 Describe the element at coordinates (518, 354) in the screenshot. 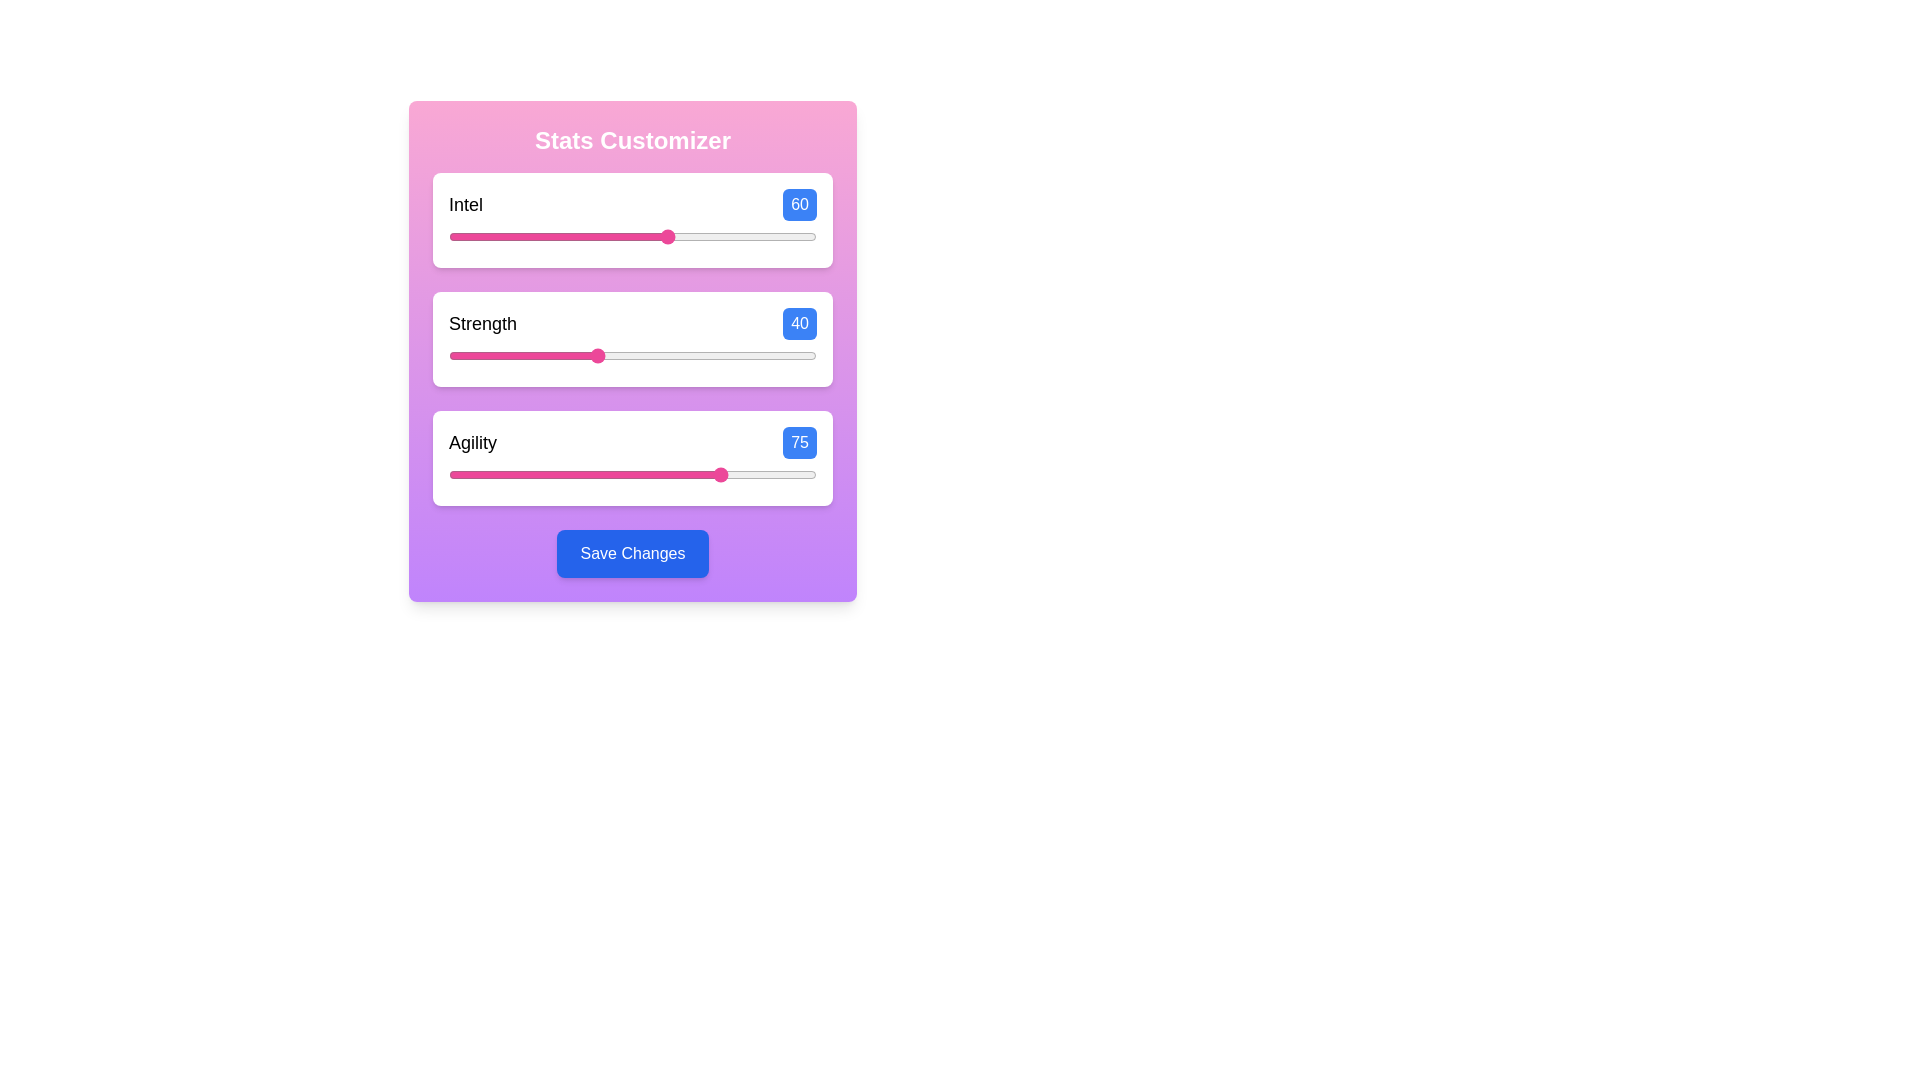

I see `the Strength slider` at that location.